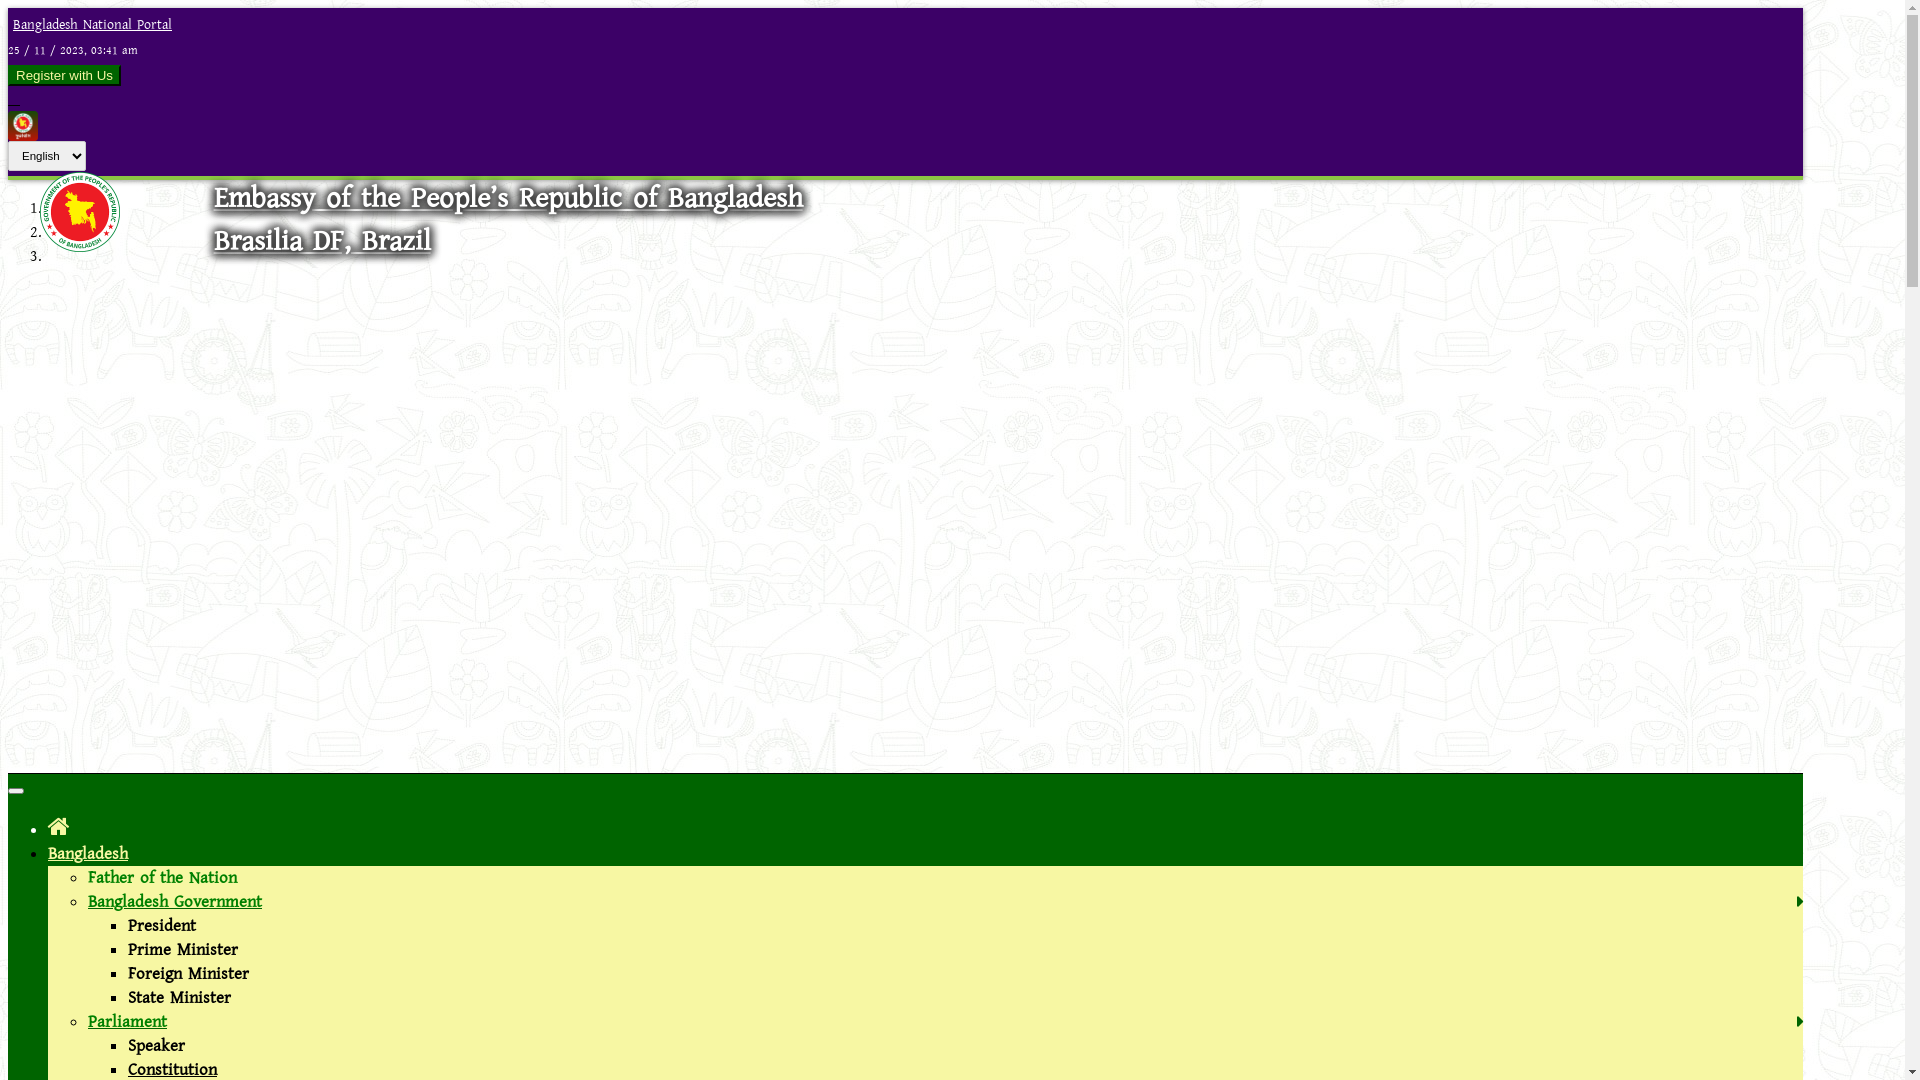 The width and height of the screenshot is (1920, 1080). Describe the element at coordinates (86, 1022) in the screenshot. I see `'Parliament'` at that location.